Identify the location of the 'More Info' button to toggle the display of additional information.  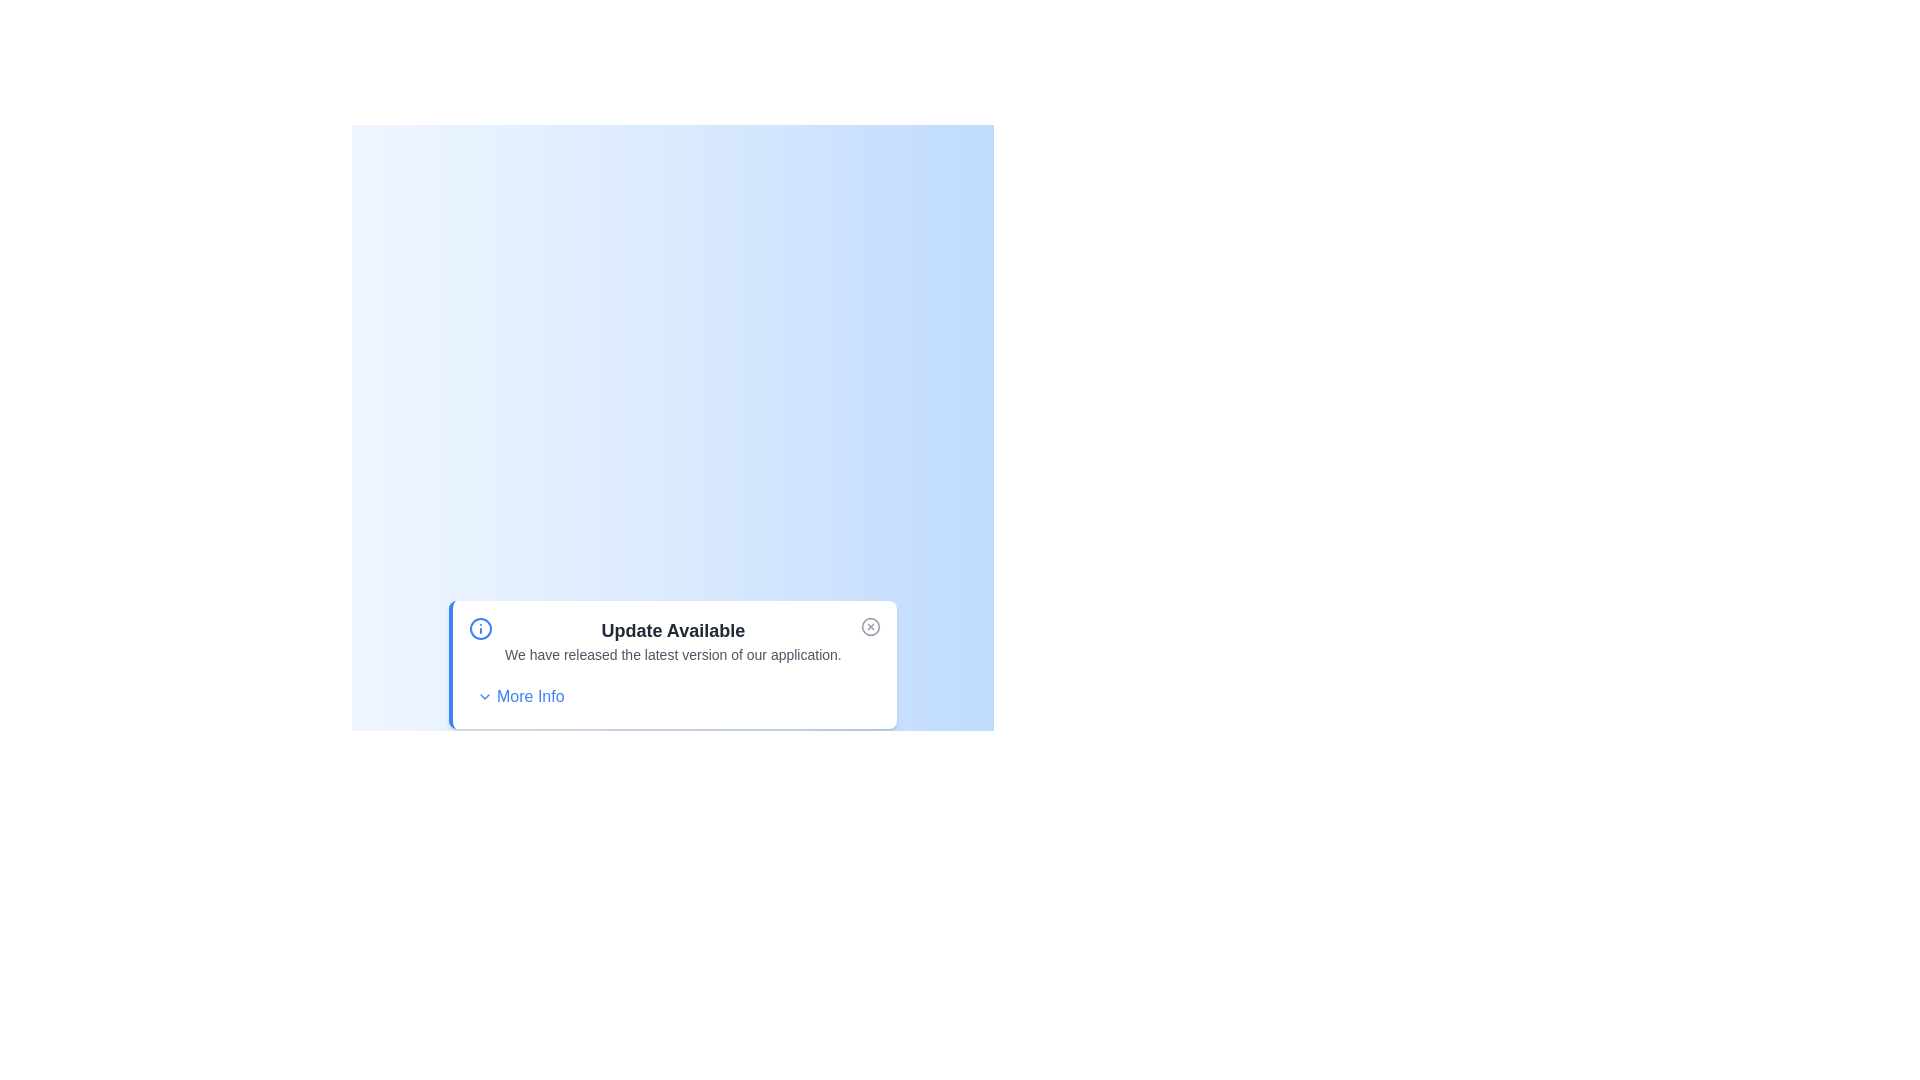
(519, 696).